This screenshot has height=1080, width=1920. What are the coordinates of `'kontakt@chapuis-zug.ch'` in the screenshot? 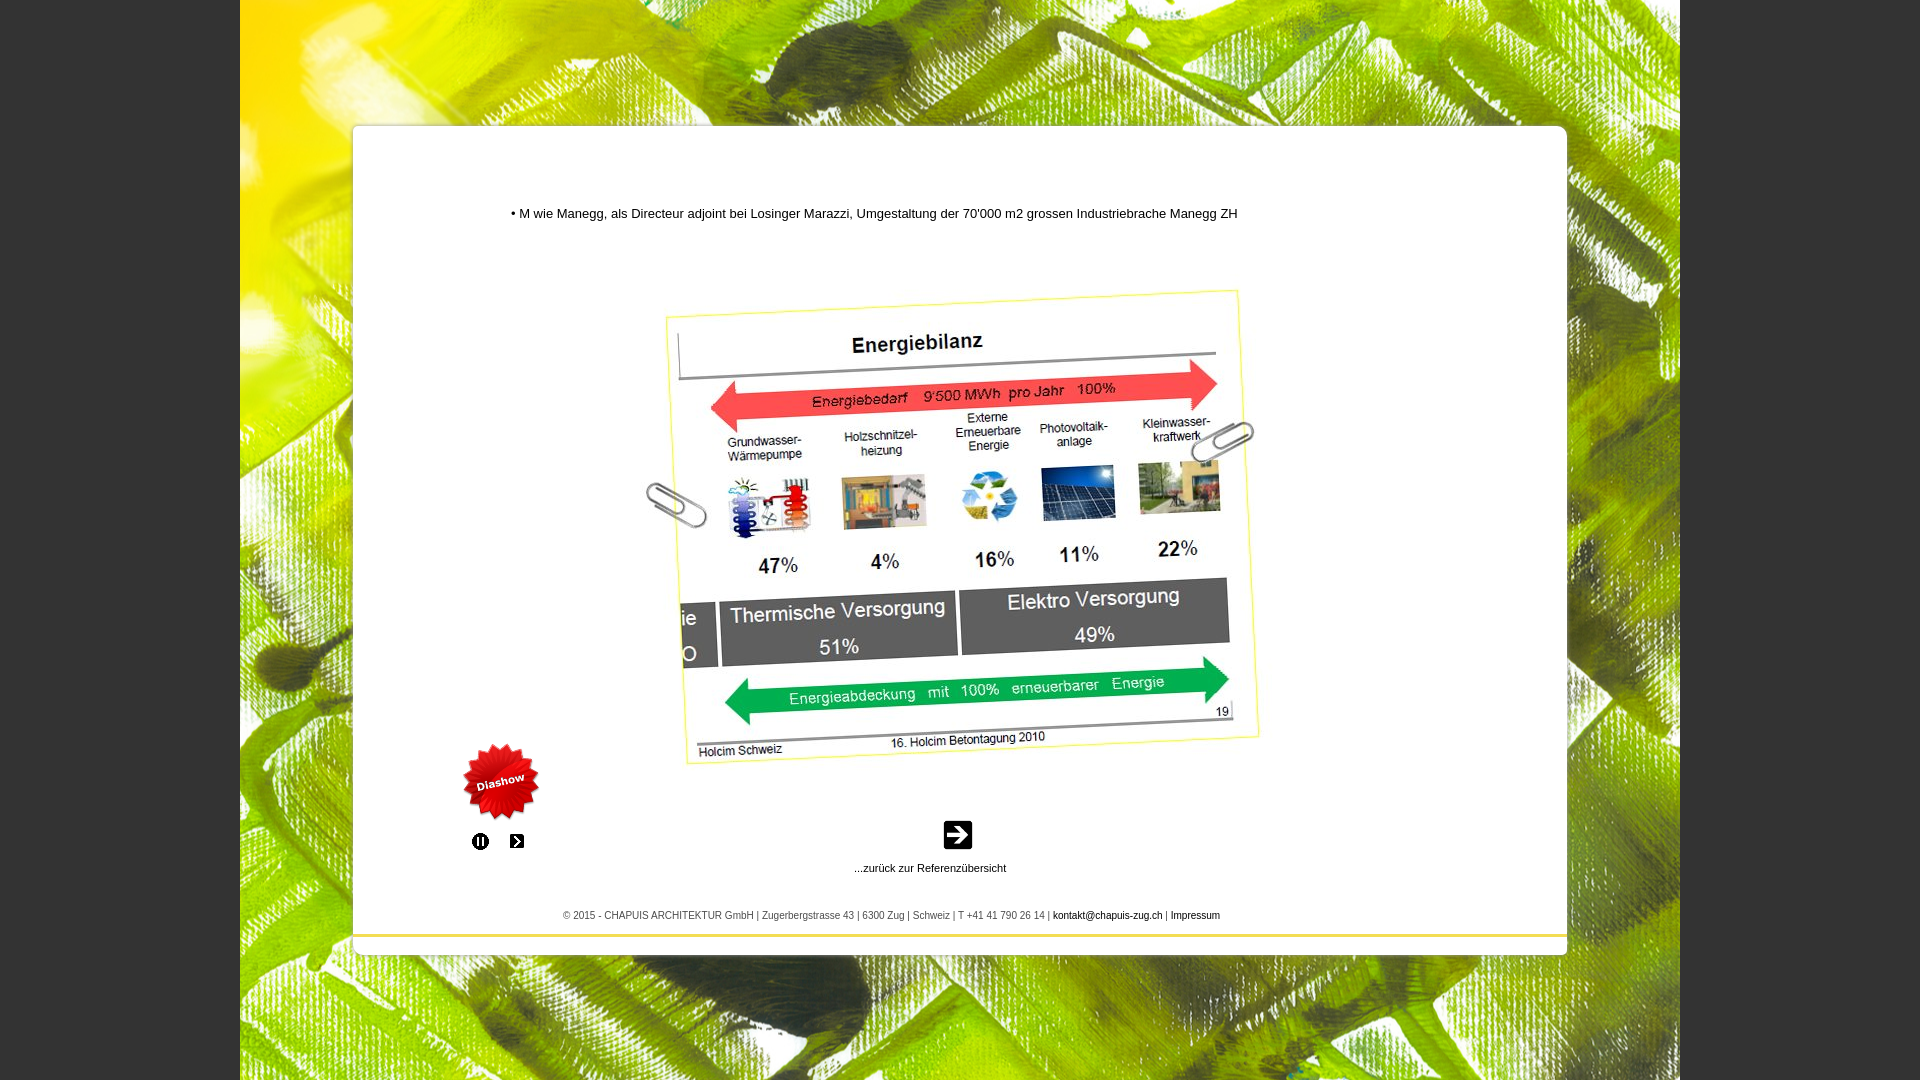 It's located at (1107, 913).